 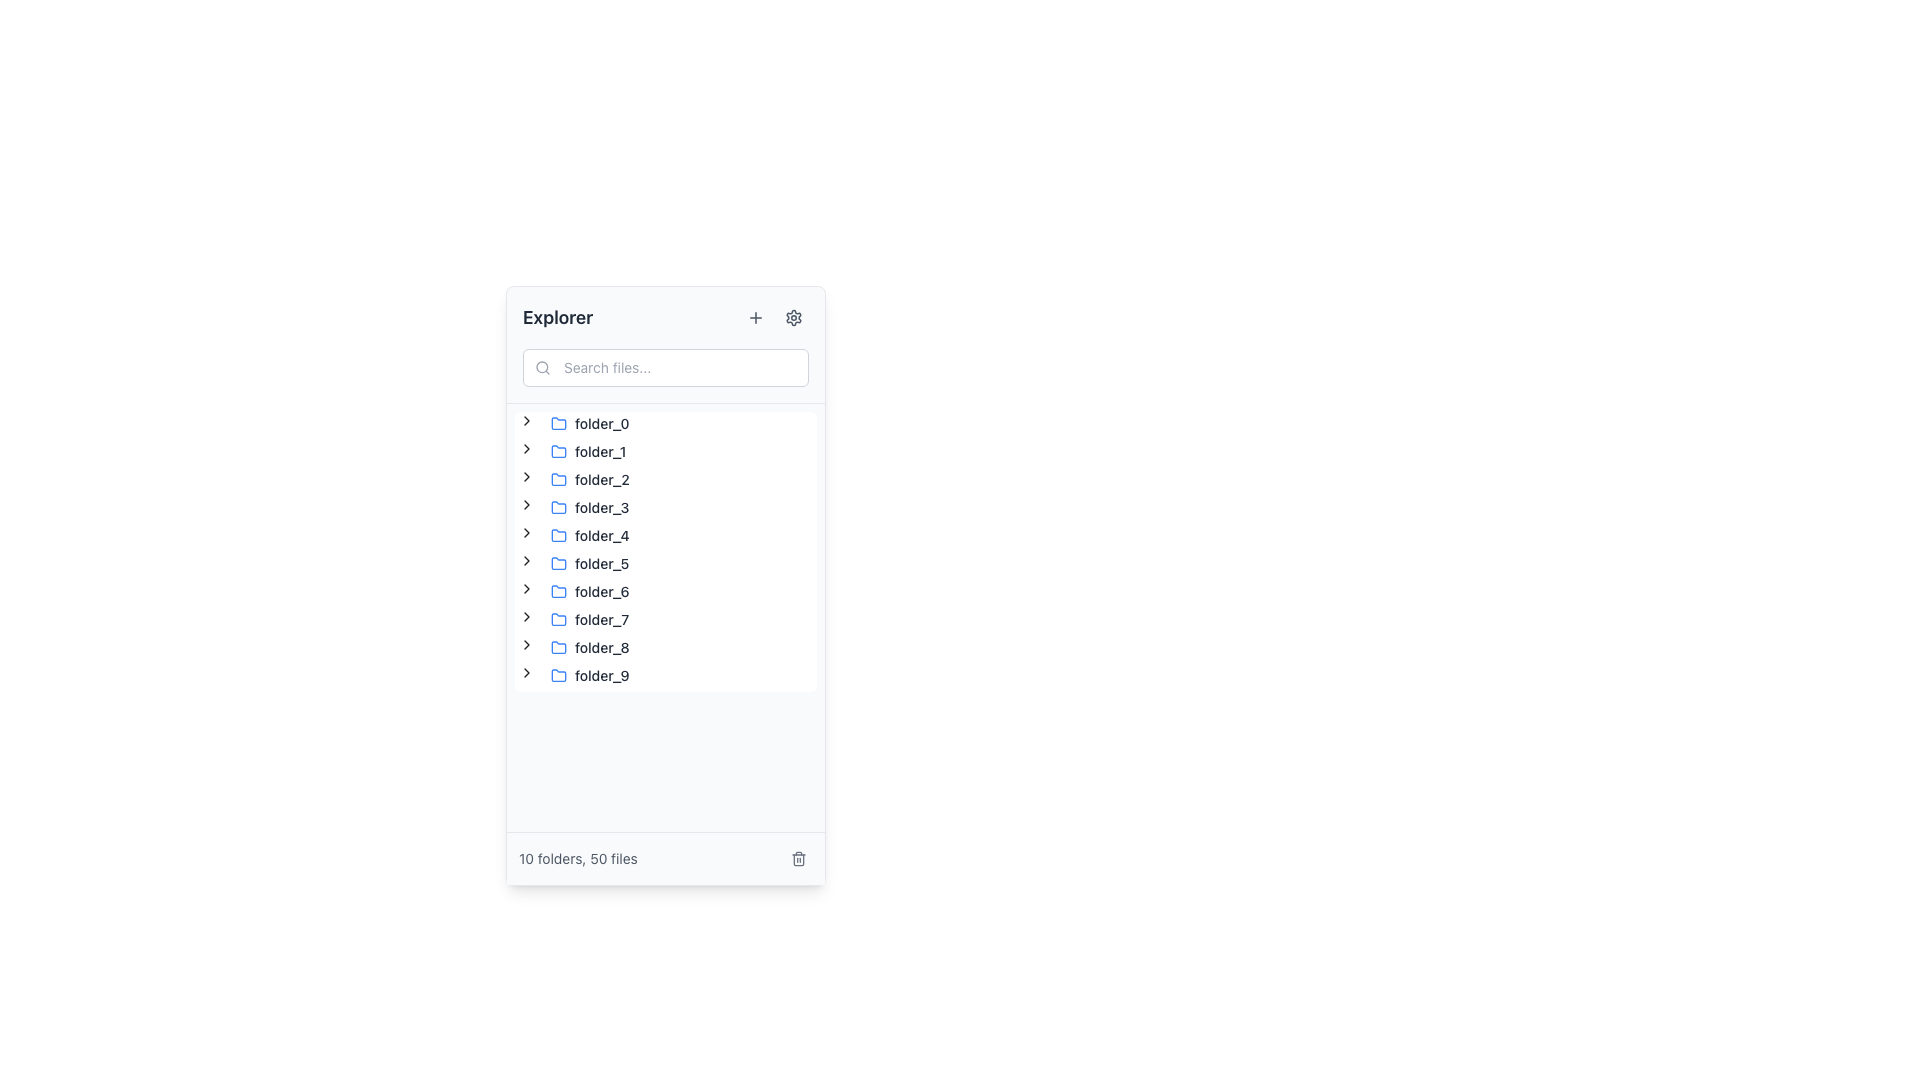 What do you see at coordinates (797, 858) in the screenshot?
I see `the delete icon button located at the bottom-right of the visible panel, which is styled with padding and hover effects` at bounding box center [797, 858].